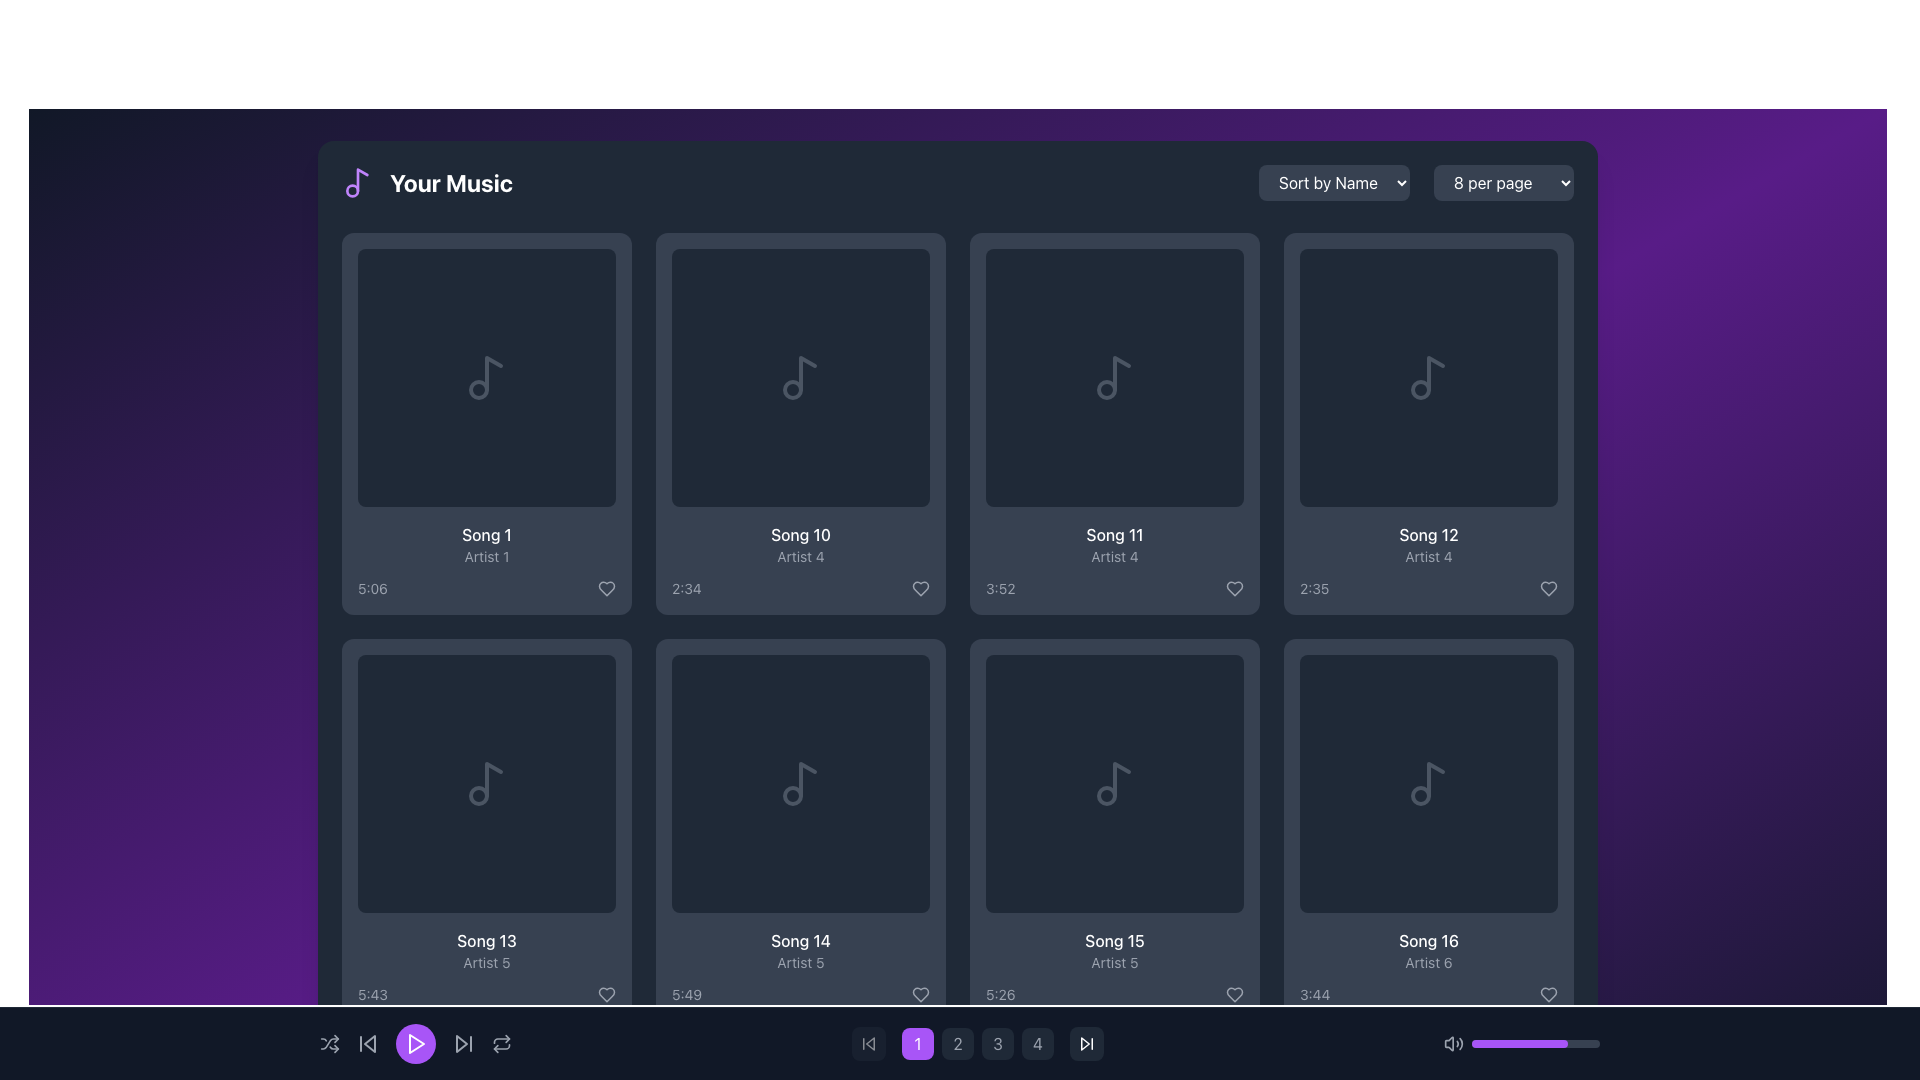  Describe the element at coordinates (1481, 1043) in the screenshot. I see `the volume` at that location.